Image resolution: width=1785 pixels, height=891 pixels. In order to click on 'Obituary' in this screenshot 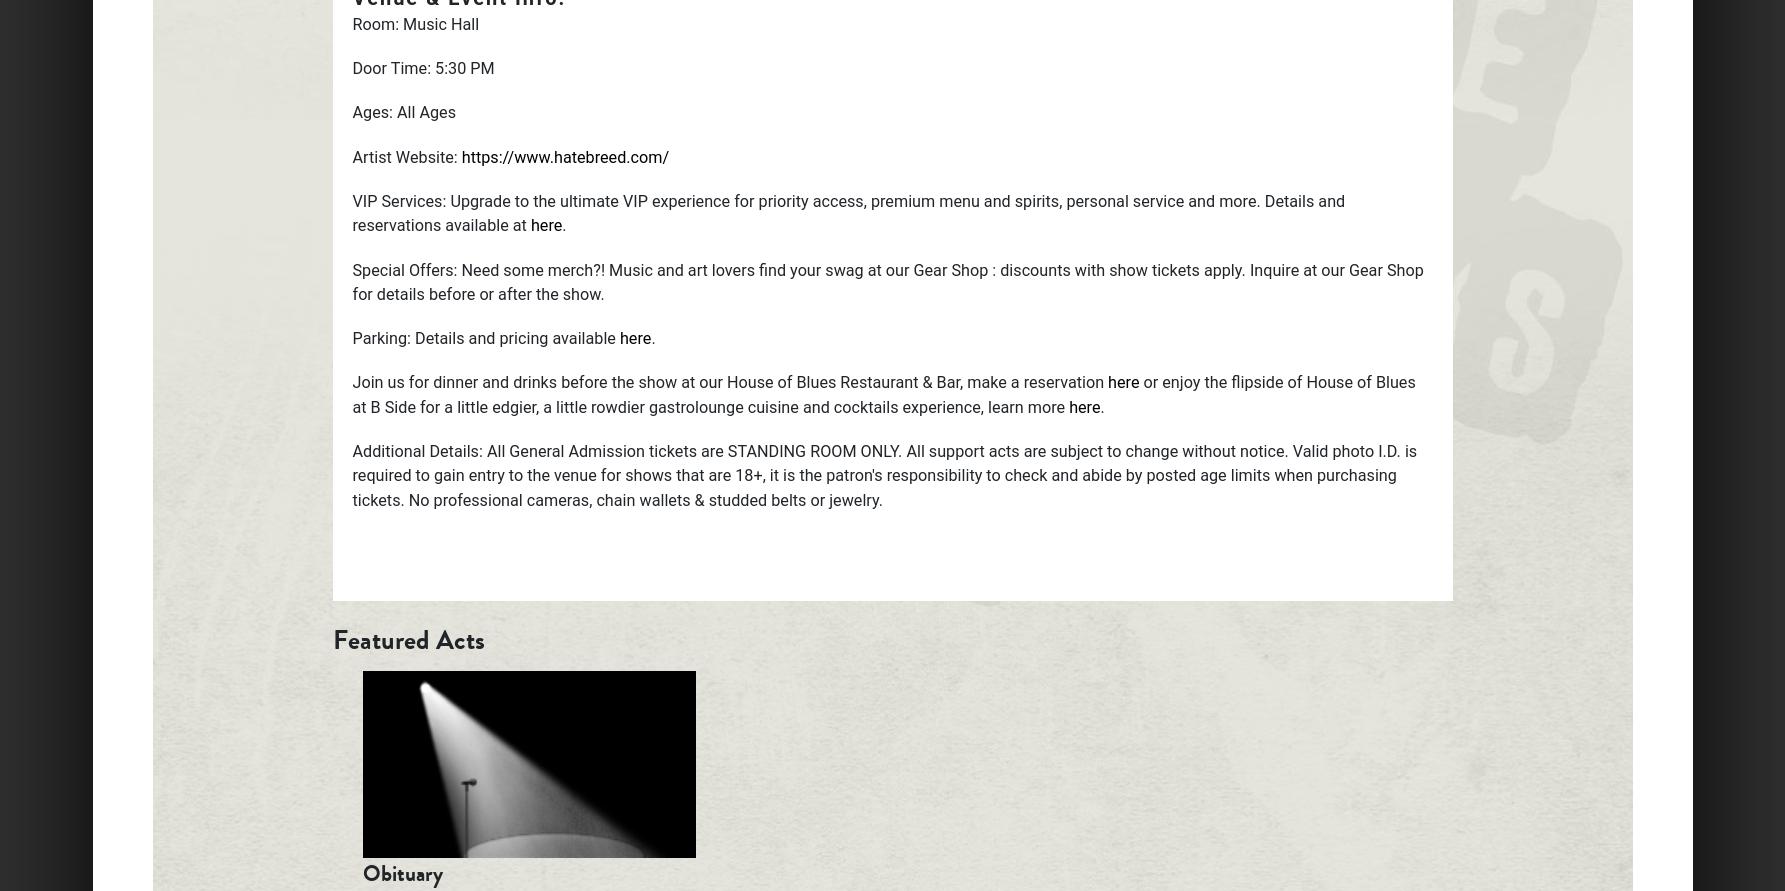, I will do `click(400, 872)`.